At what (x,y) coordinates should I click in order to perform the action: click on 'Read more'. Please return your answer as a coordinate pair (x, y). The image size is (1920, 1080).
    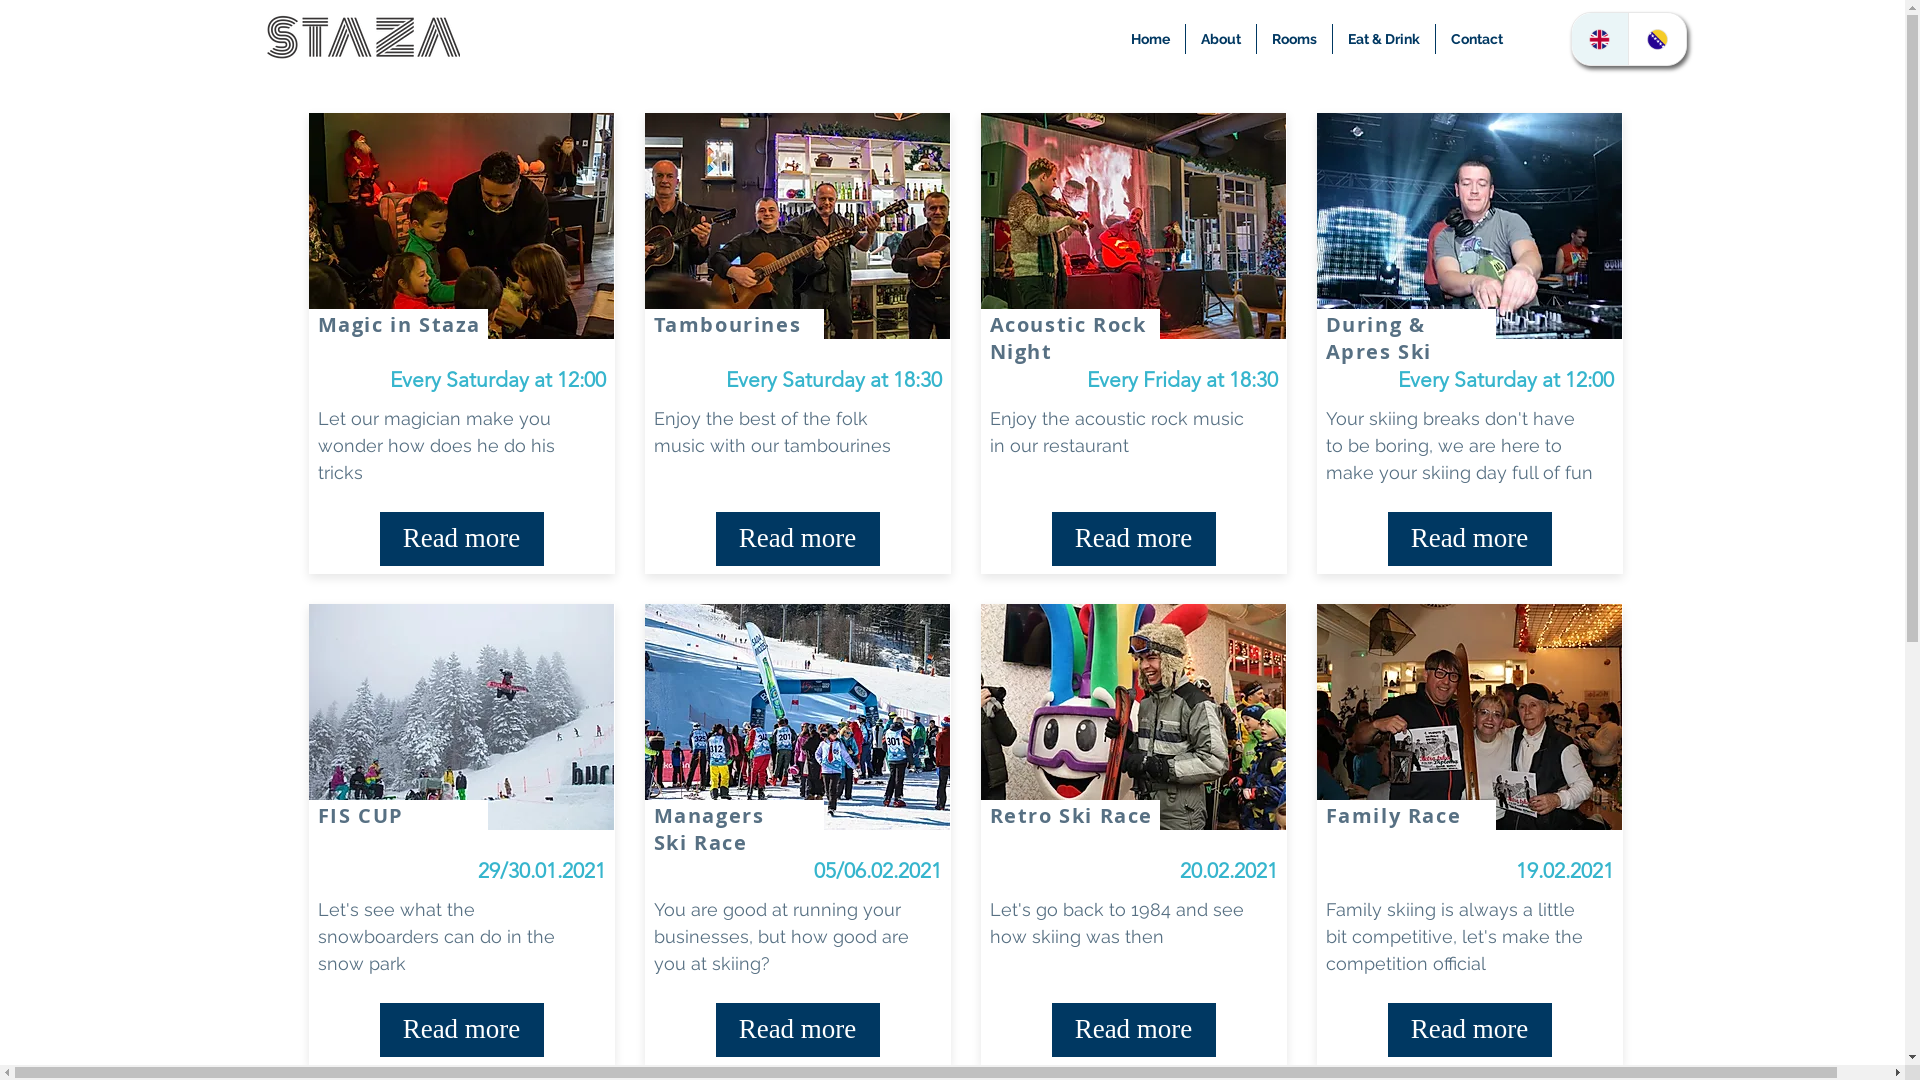
    Looking at the image, I should click on (1469, 1029).